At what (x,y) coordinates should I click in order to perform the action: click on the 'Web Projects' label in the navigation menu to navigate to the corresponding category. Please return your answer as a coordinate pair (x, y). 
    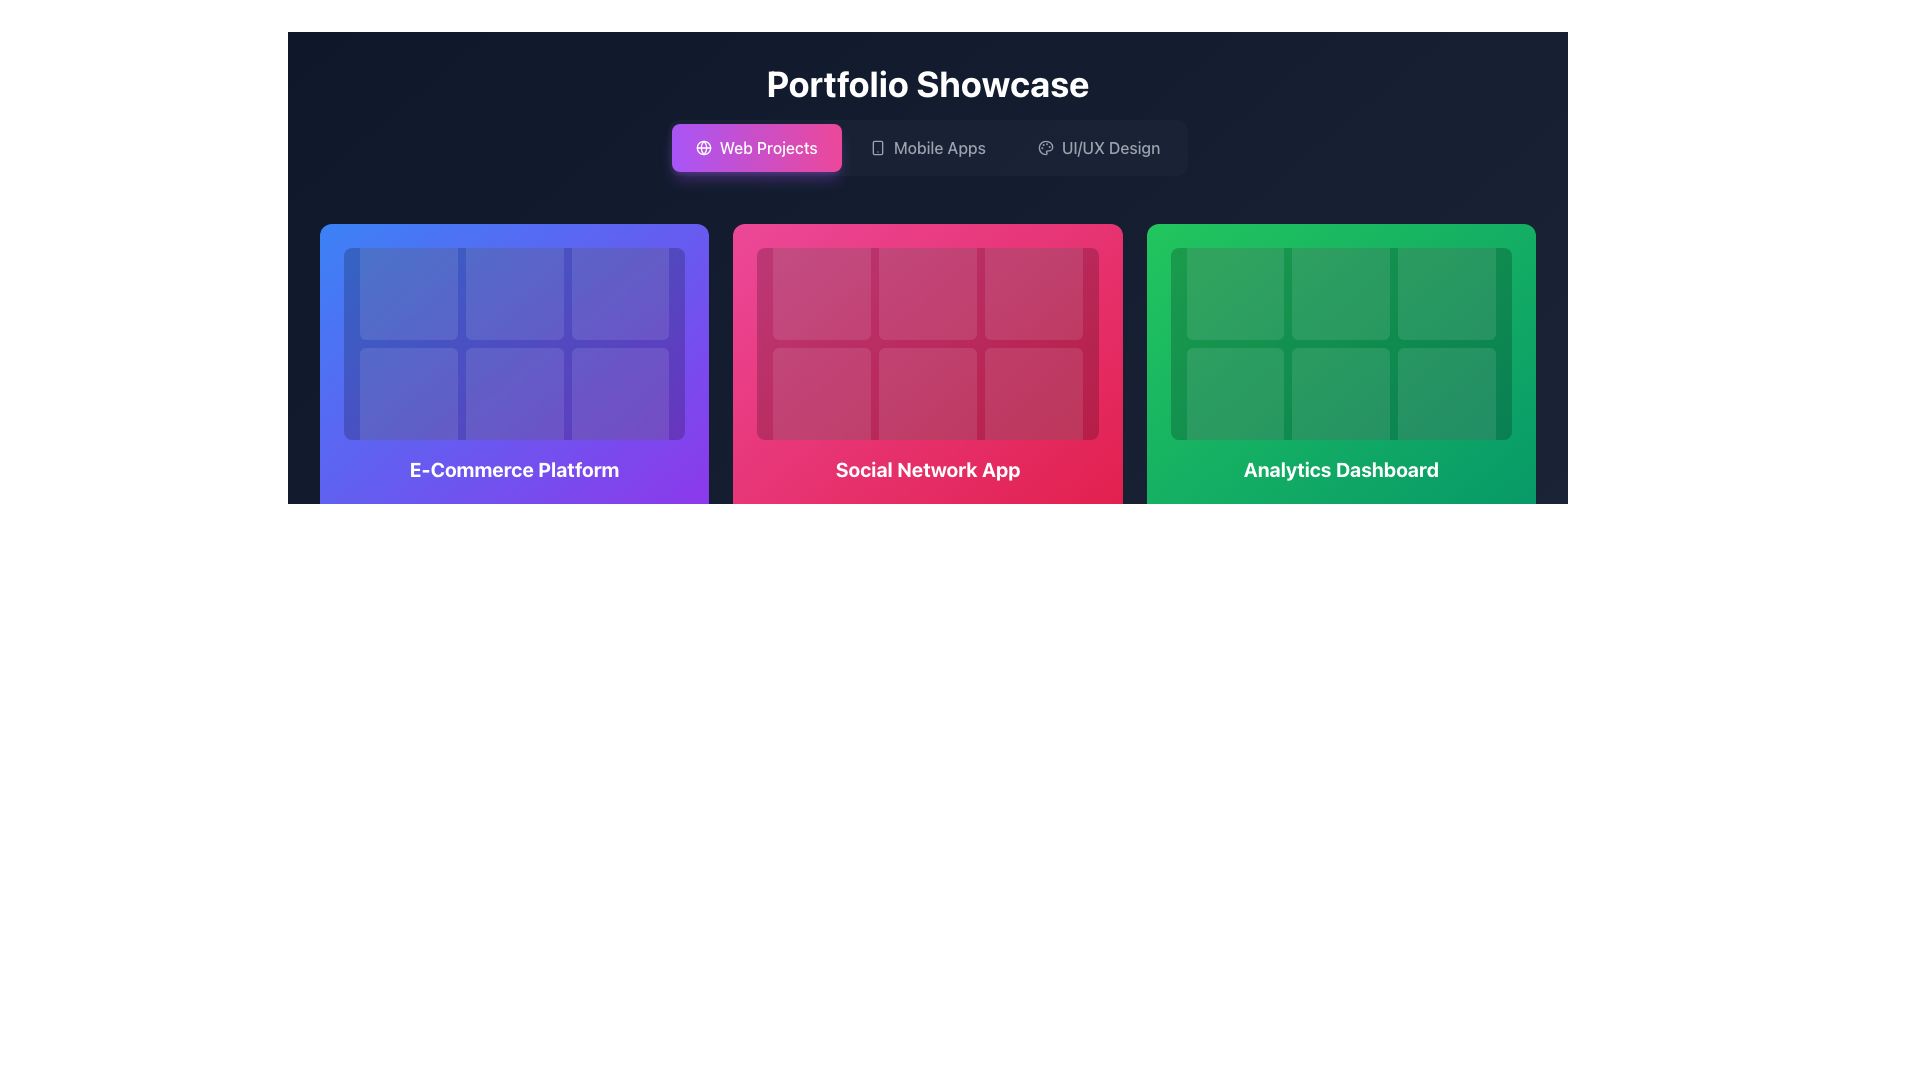
    Looking at the image, I should click on (767, 146).